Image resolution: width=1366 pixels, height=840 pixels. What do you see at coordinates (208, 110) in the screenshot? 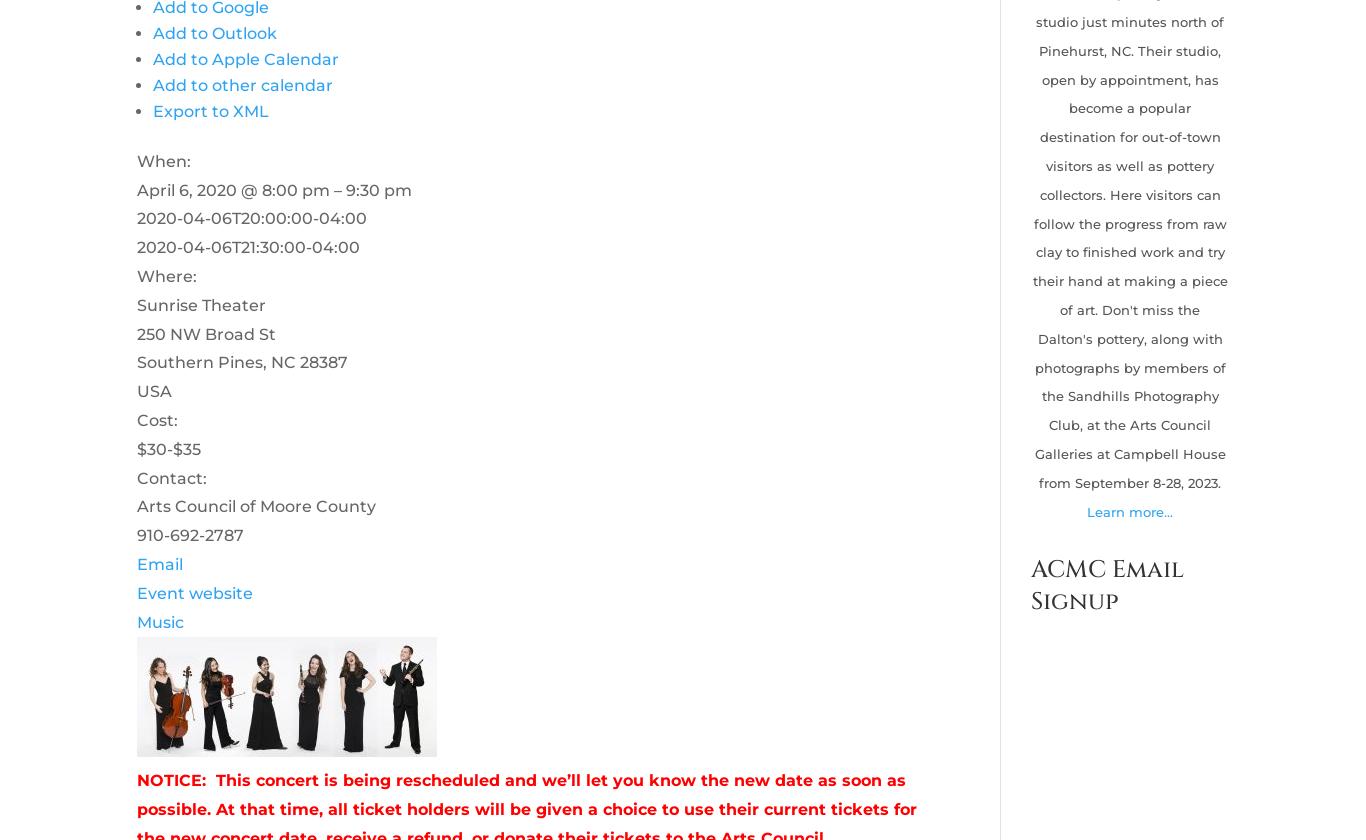
I see `'Export to XML'` at bounding box center [208, 110].